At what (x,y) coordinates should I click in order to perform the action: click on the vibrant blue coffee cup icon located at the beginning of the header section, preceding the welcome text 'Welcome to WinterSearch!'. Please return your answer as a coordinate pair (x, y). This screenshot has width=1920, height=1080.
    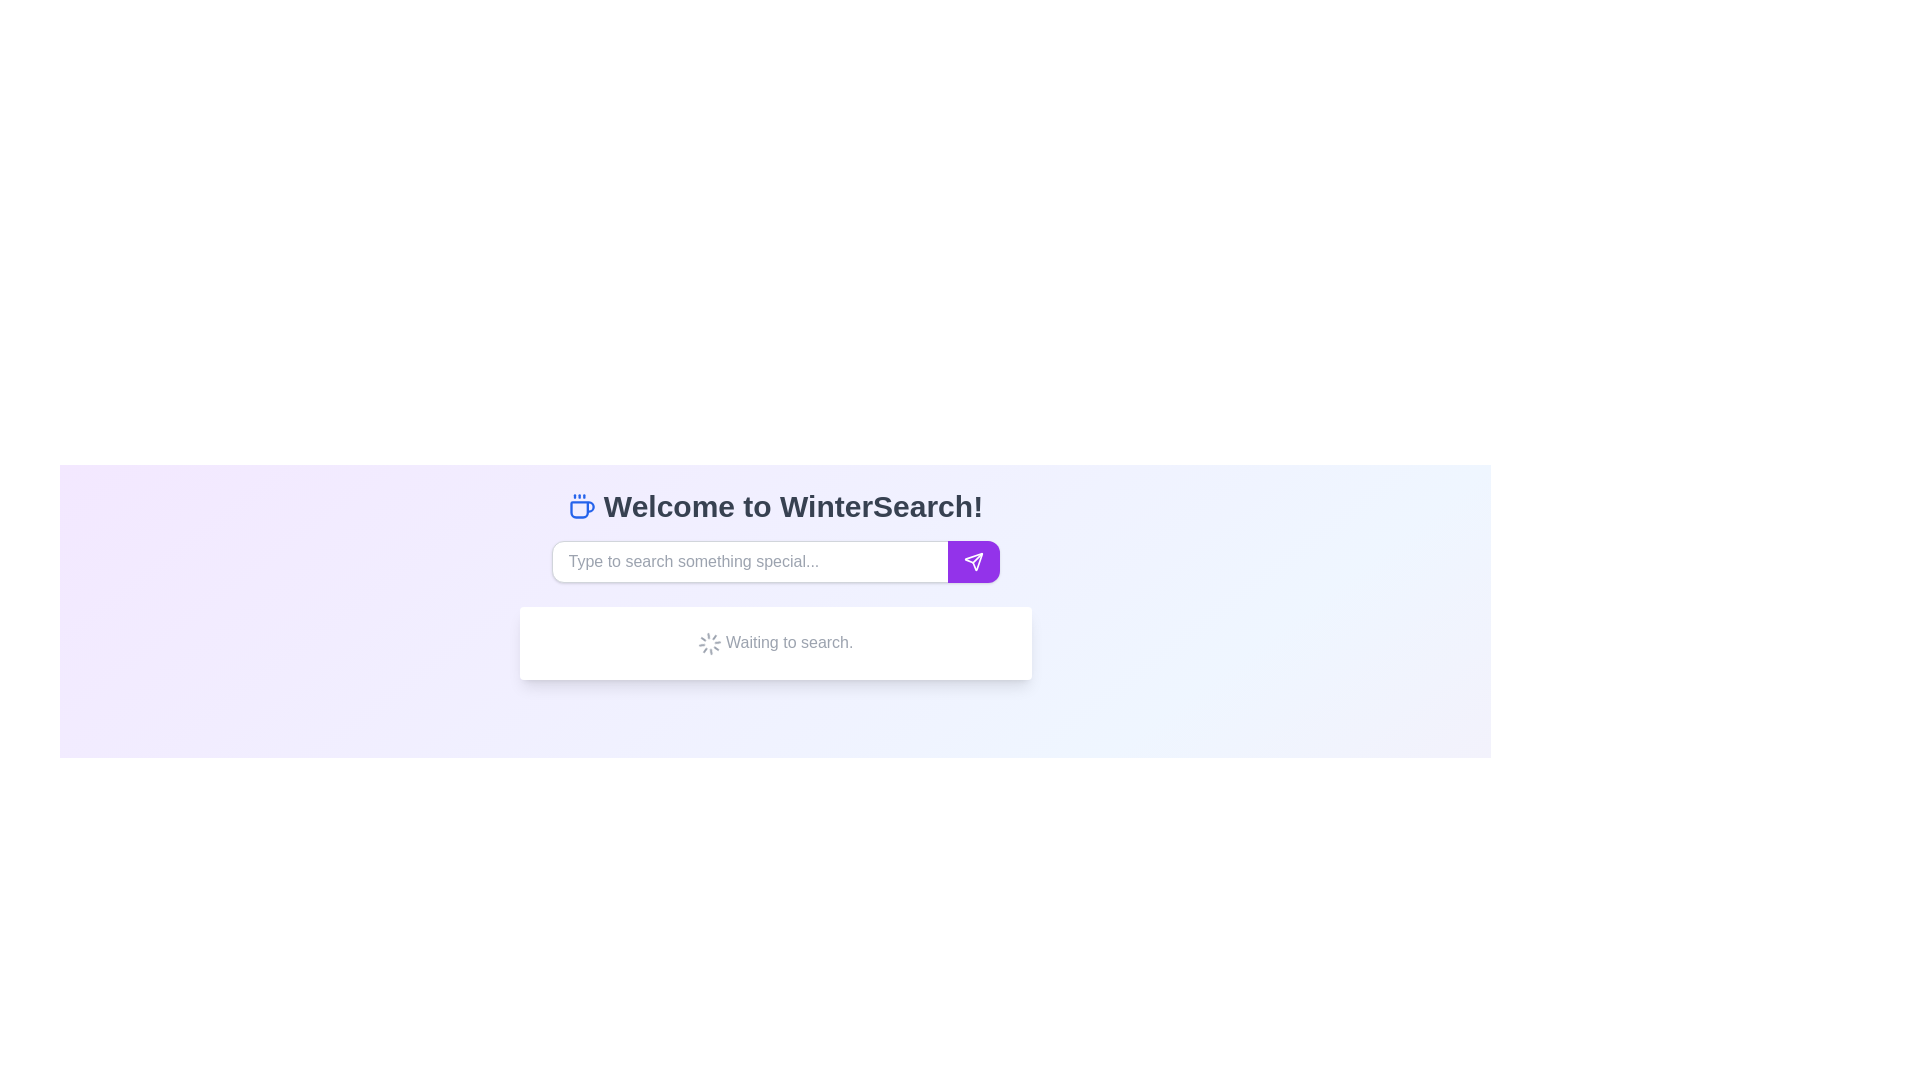
    Looking at the image, I should click on (580, 505).